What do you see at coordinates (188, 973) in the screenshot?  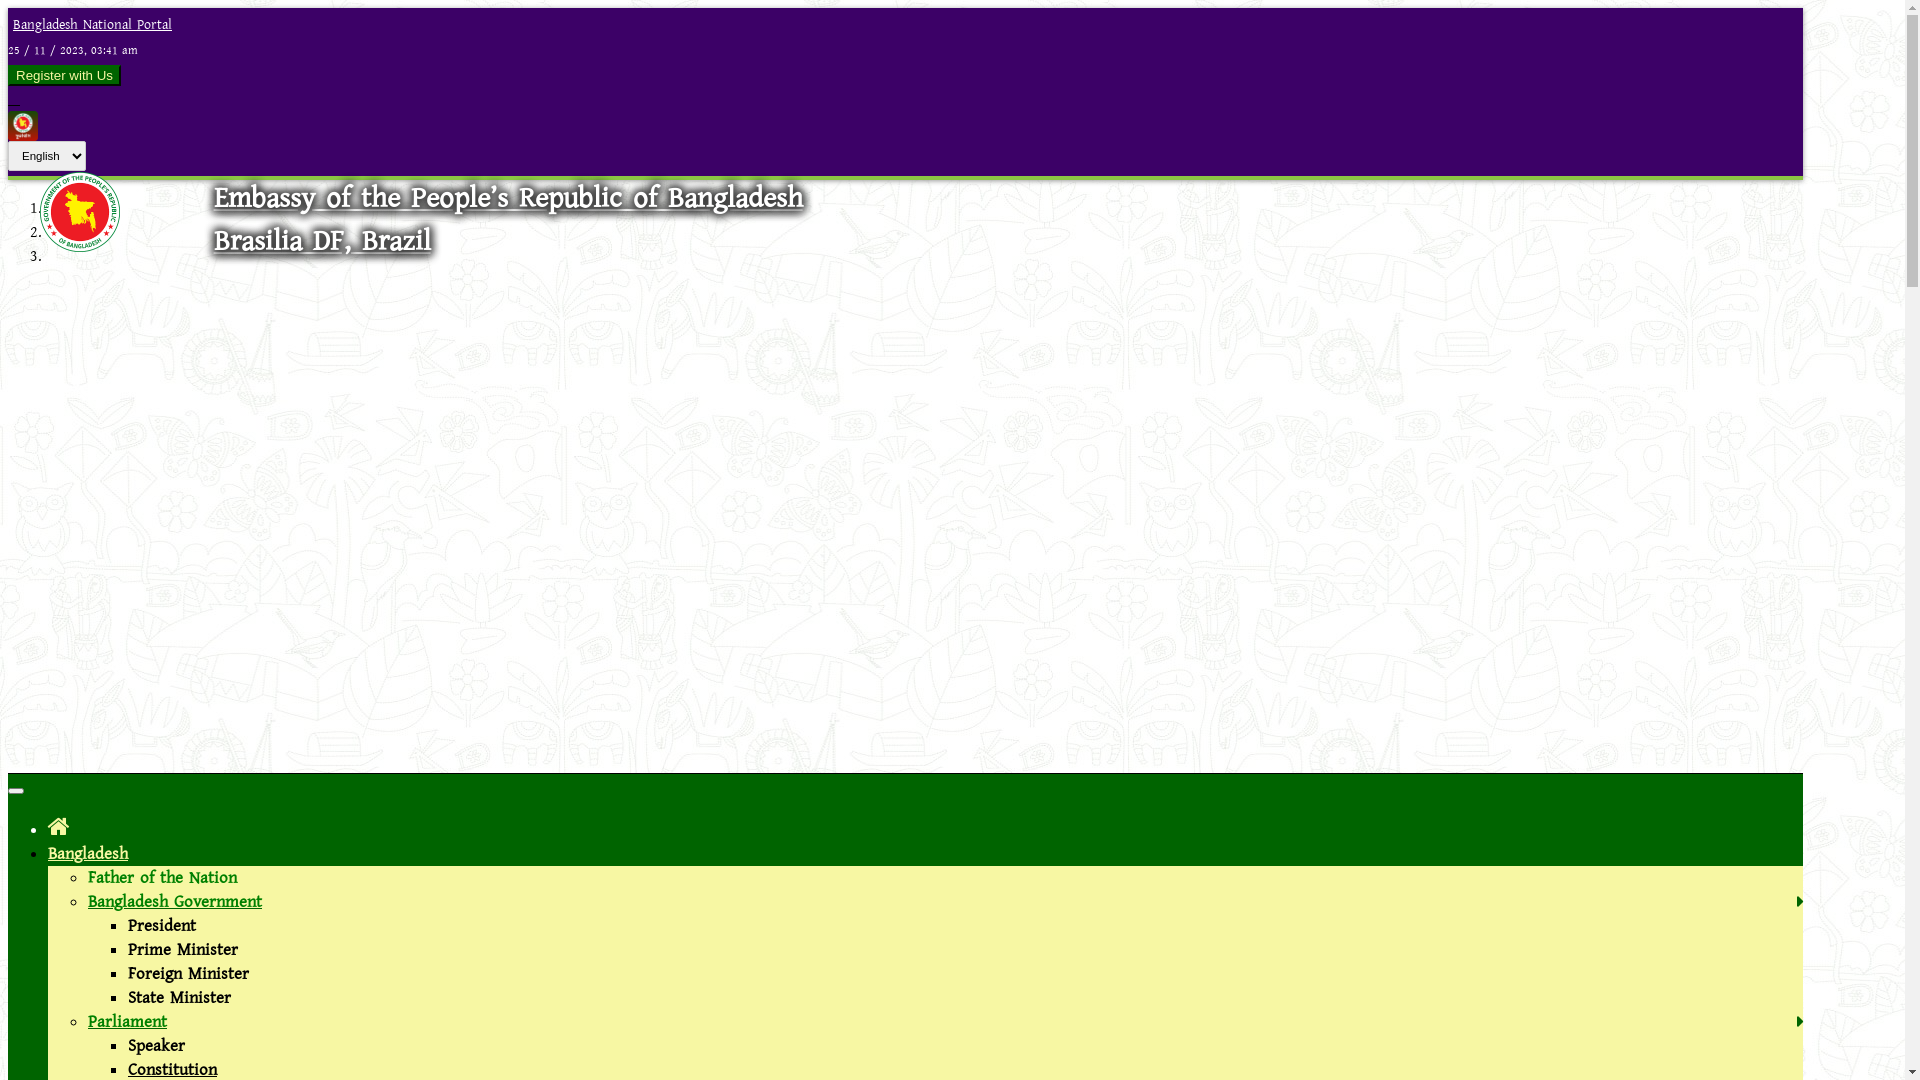 I see `'Foreign Minister'` at bounding box center [188, 973].